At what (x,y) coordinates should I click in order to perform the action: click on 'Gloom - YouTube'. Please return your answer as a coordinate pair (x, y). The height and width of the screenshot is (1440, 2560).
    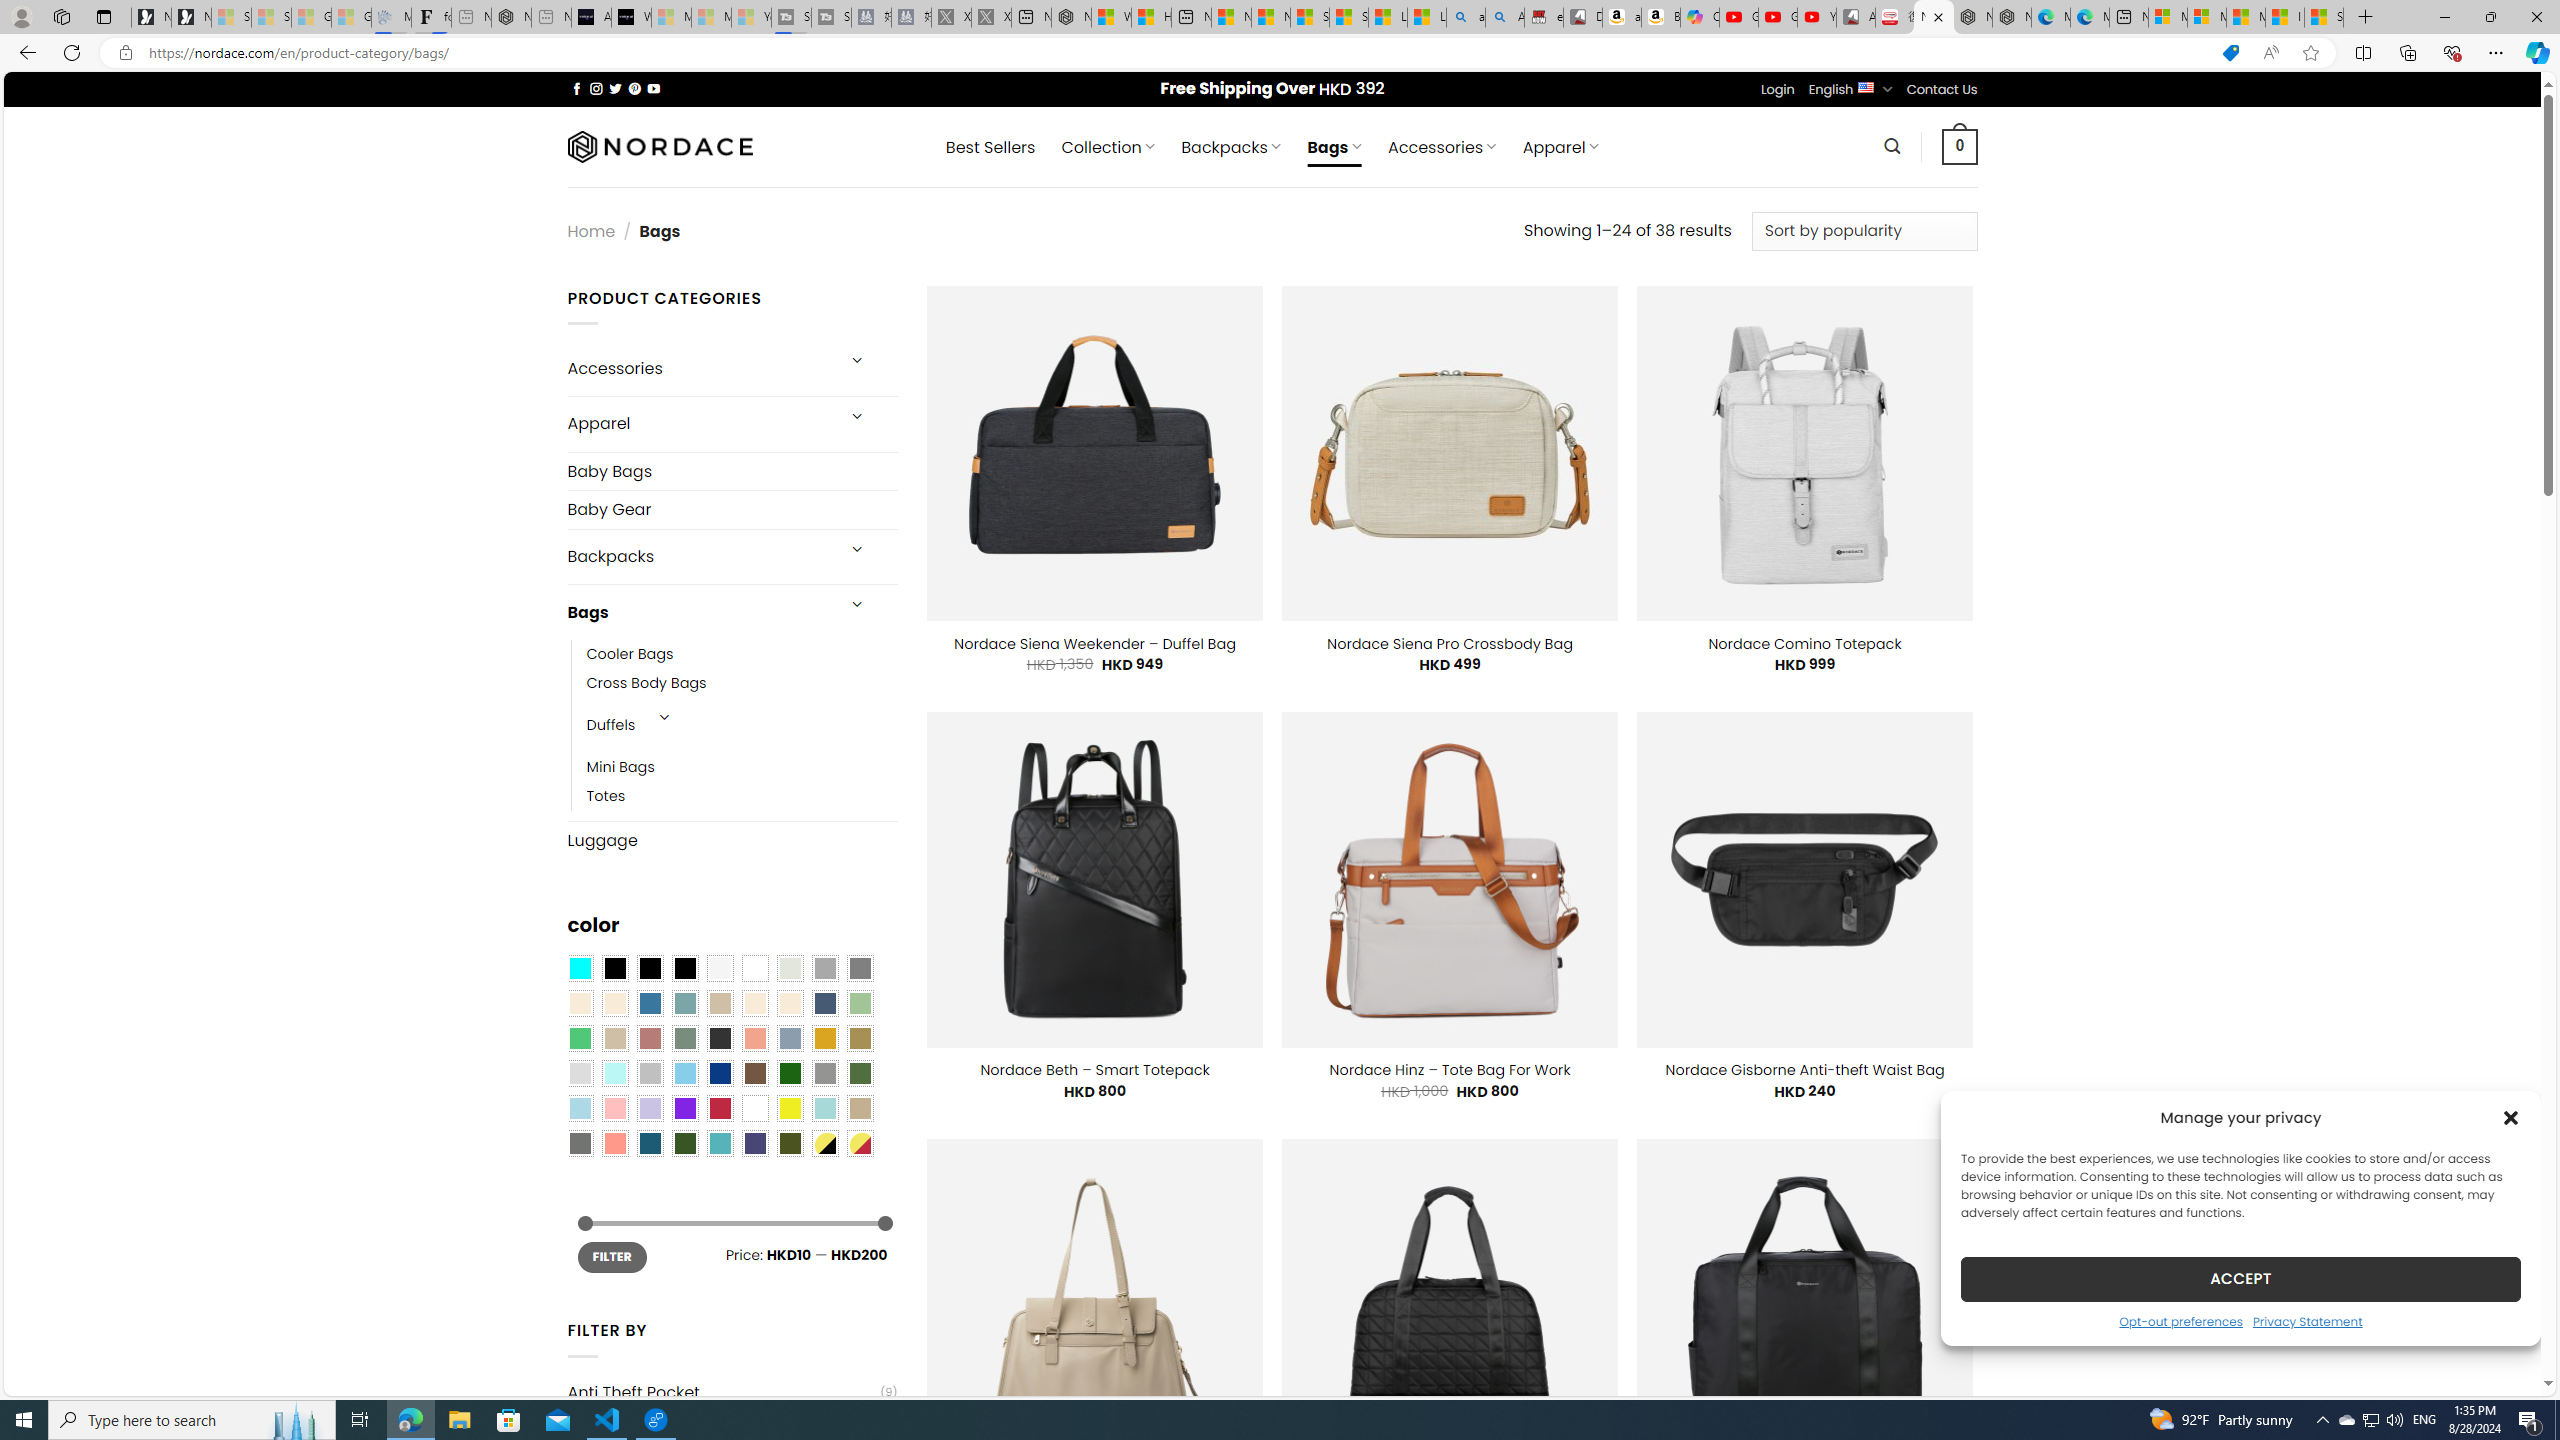
    Looking at the image, I should click on (1777, 16).